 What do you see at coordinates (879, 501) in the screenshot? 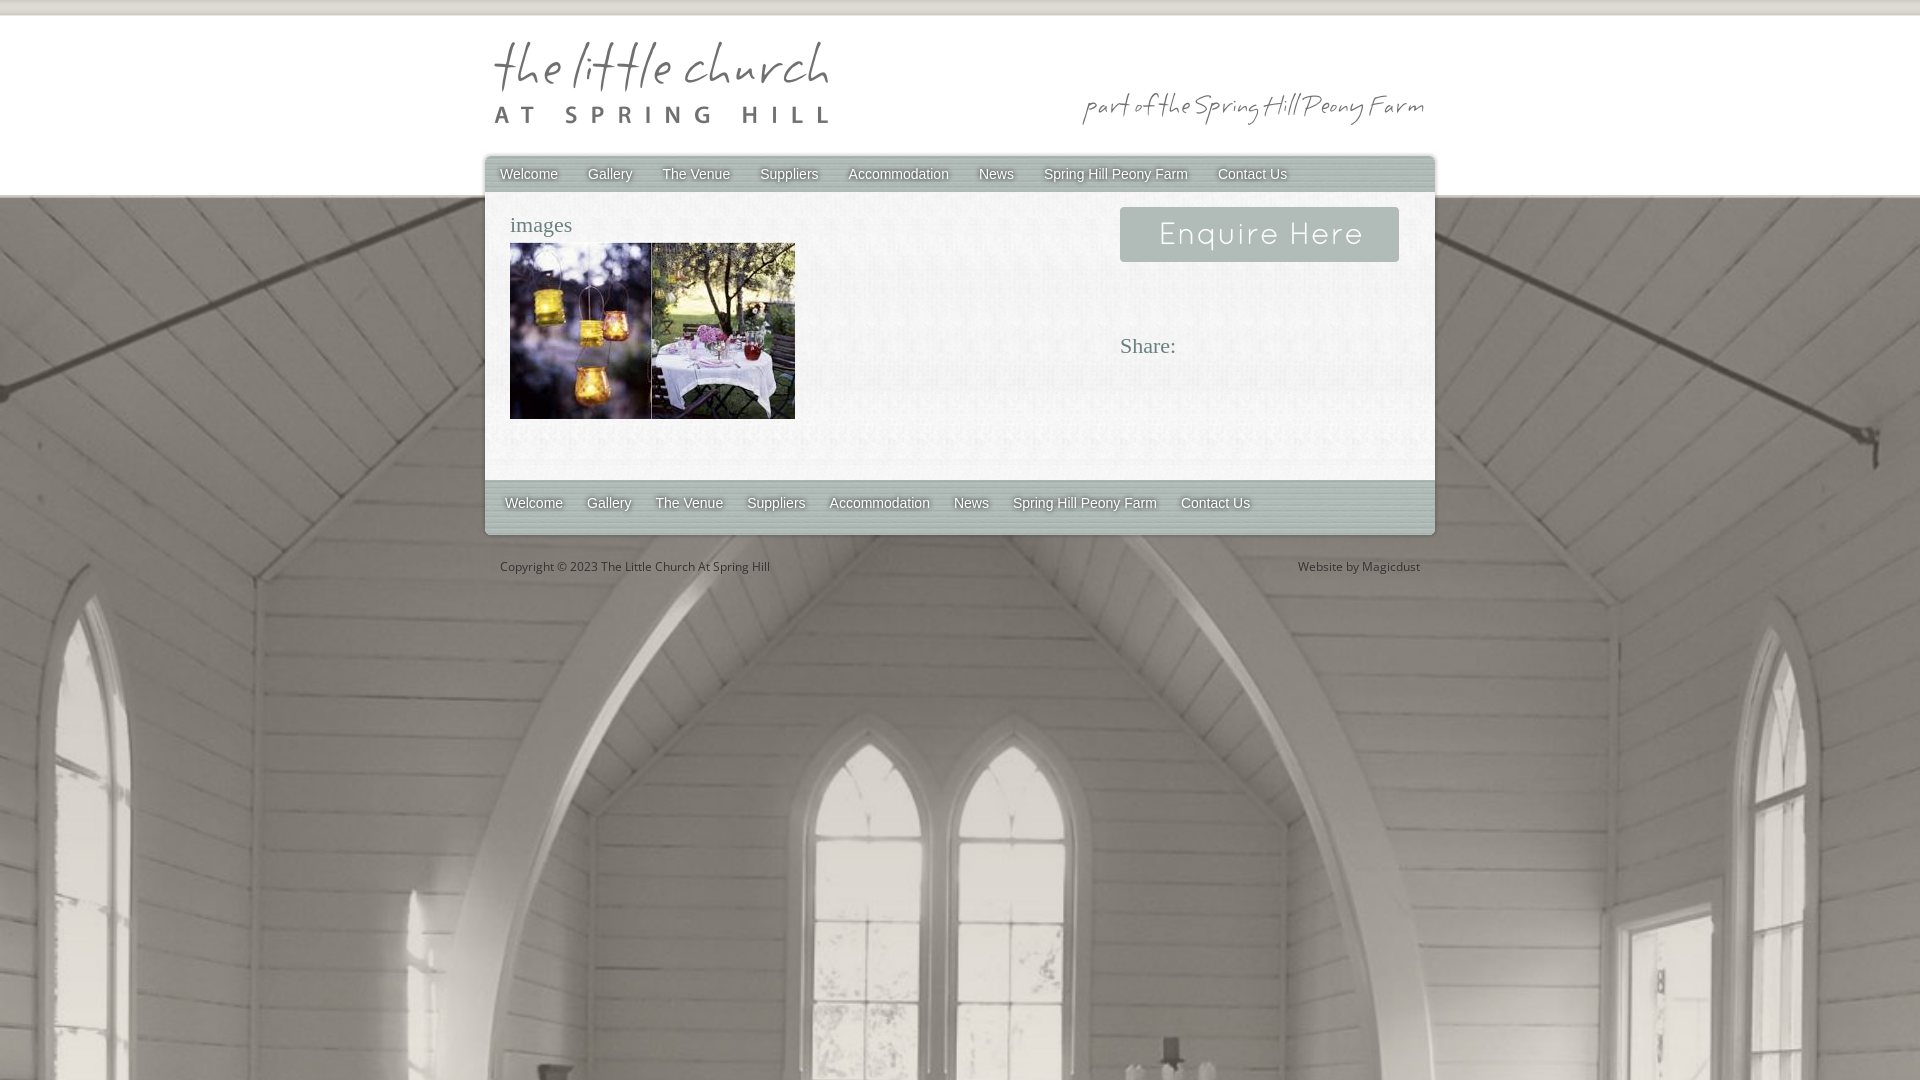
I see `'Accommodation'` at bounding box center [879, 501].